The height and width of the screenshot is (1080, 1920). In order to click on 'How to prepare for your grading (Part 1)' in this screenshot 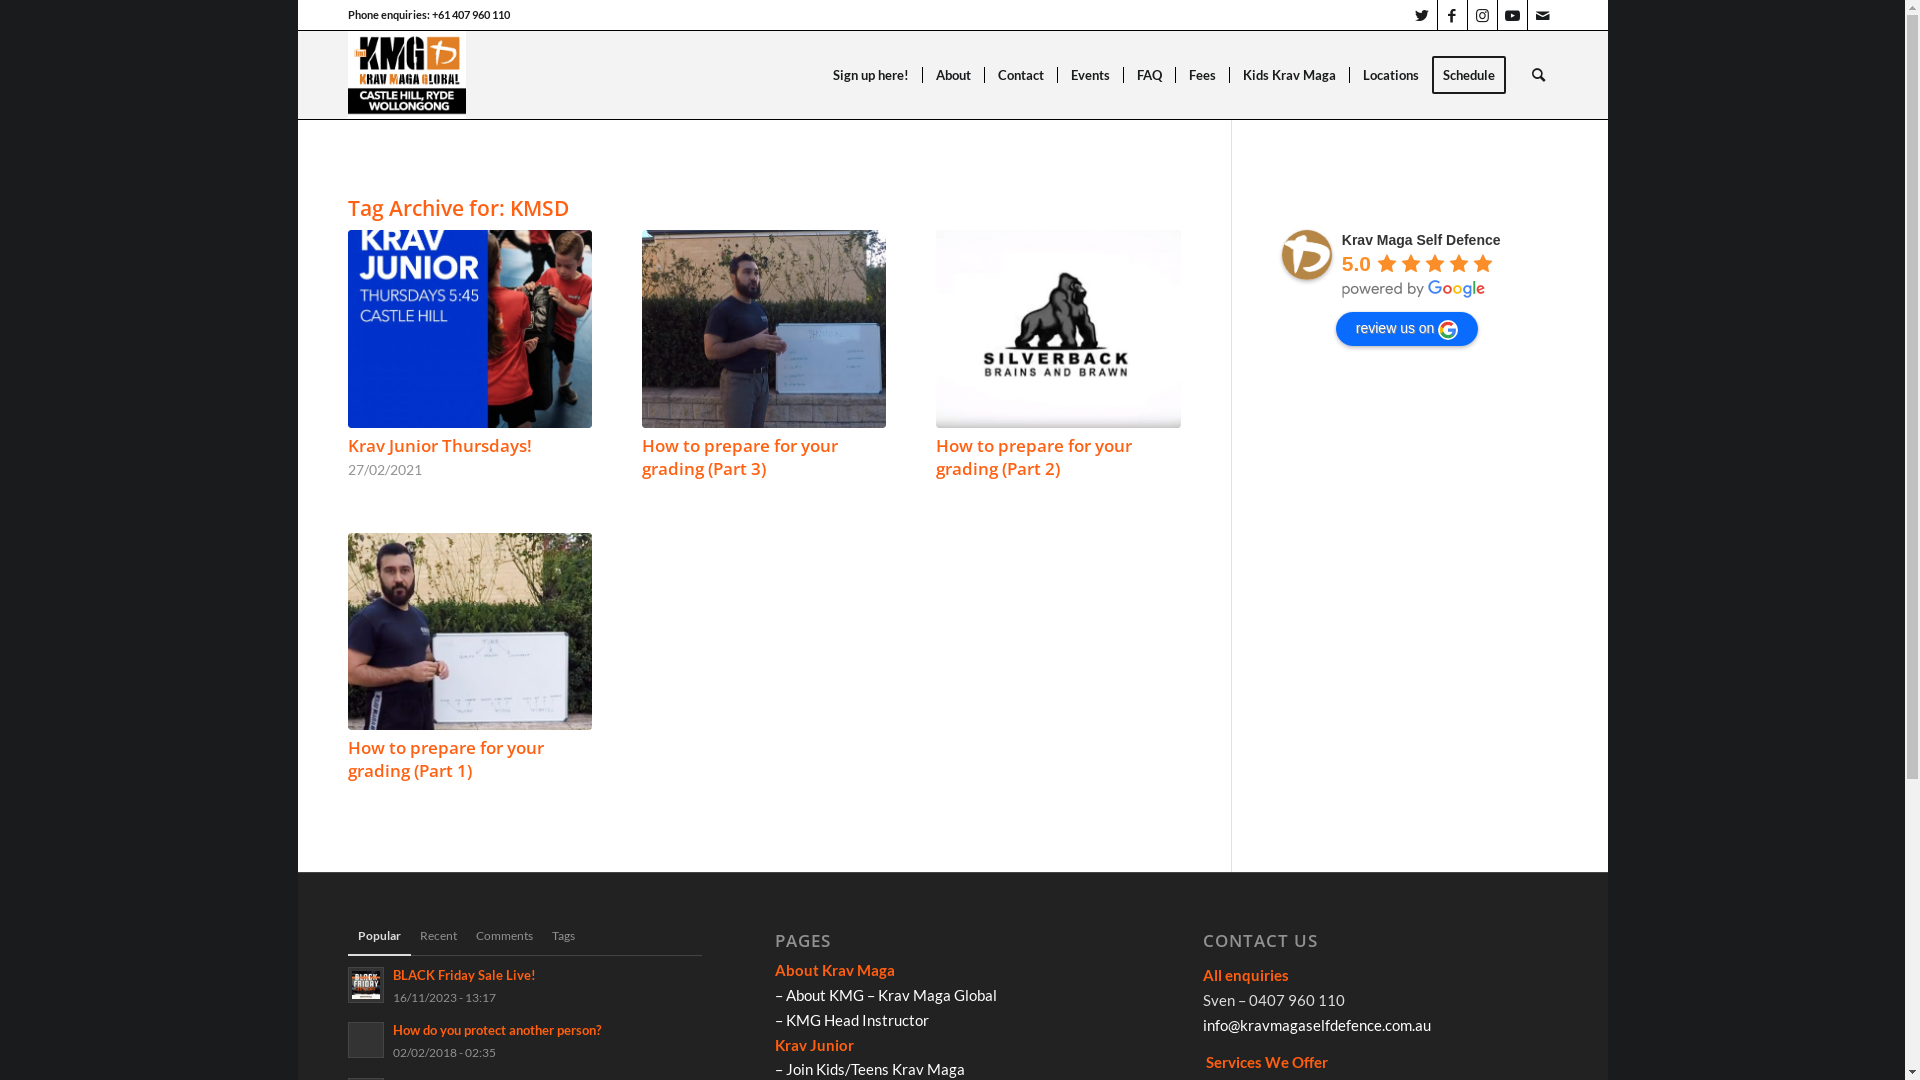, I will do `click(469, 632)`.